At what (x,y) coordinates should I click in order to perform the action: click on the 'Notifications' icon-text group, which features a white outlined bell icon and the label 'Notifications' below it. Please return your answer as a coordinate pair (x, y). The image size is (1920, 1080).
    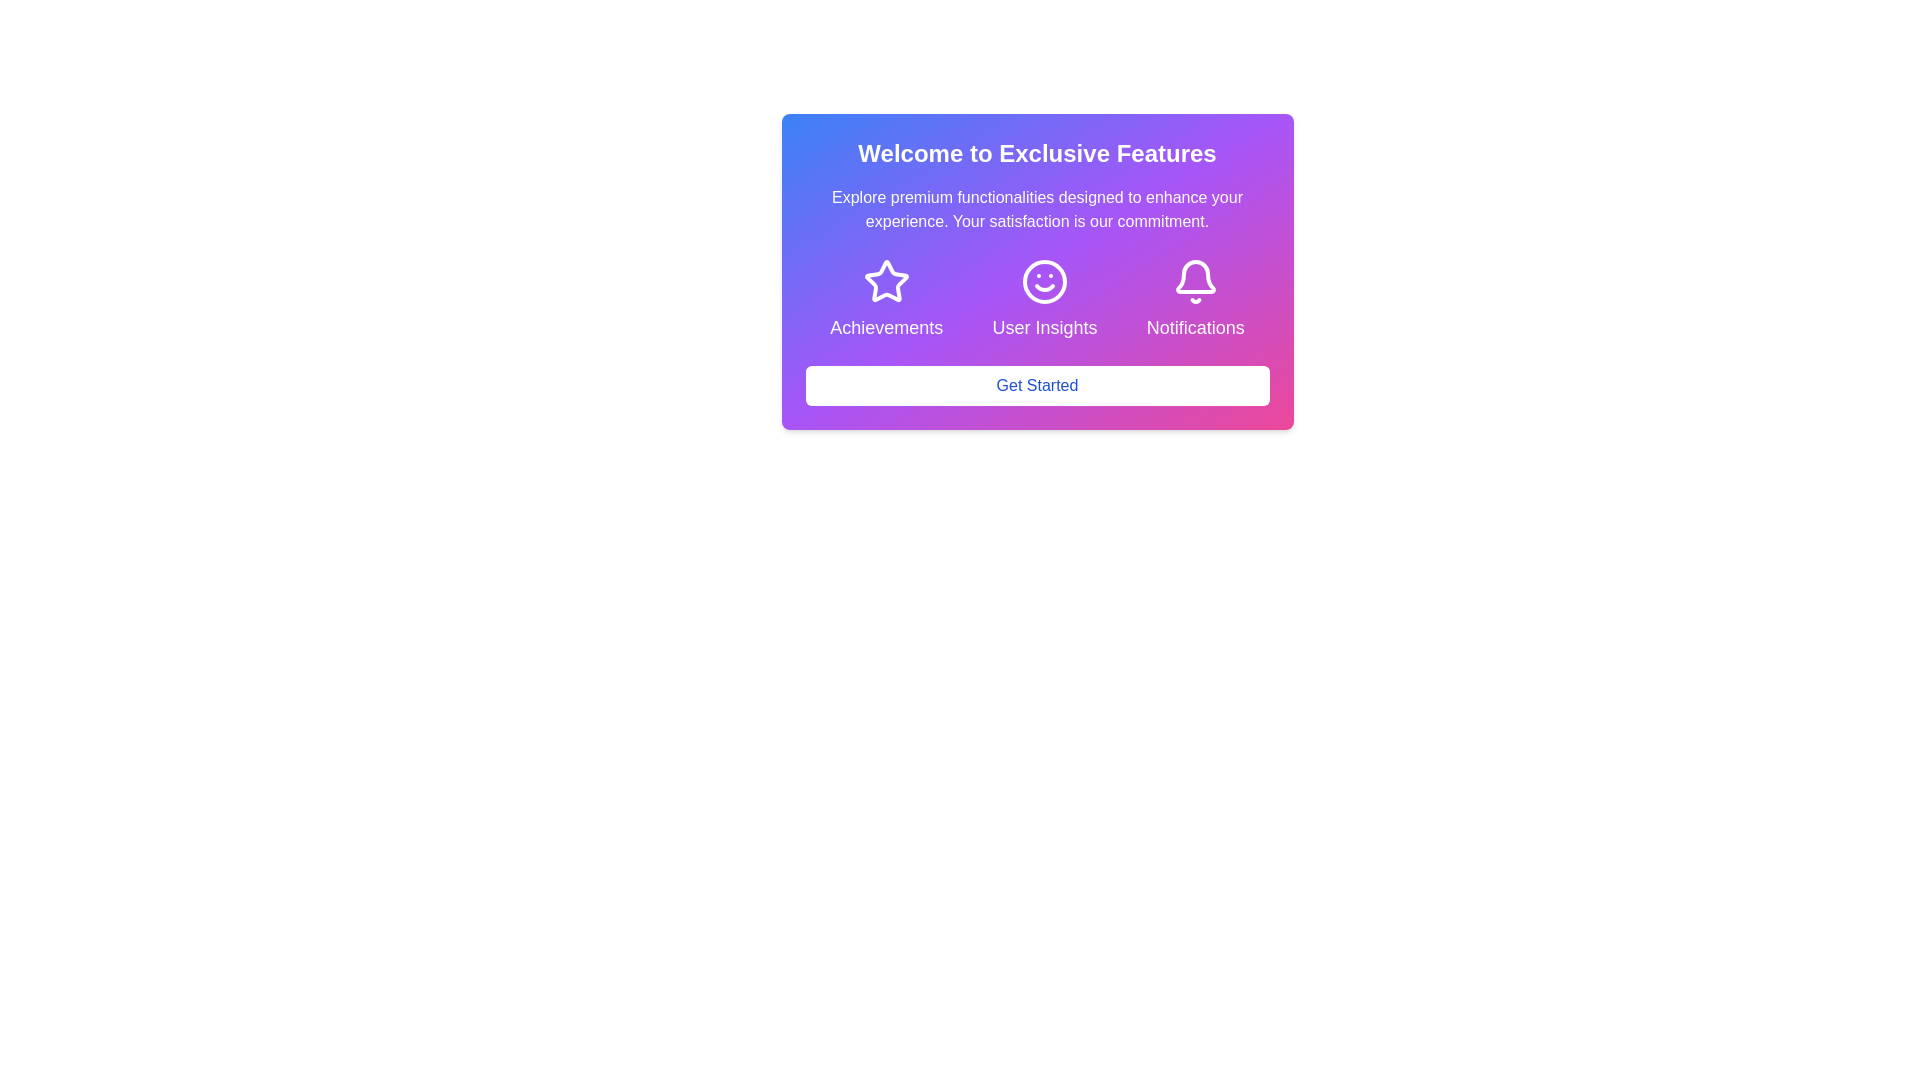
    Looking at the image, I should click on (1195, 300).